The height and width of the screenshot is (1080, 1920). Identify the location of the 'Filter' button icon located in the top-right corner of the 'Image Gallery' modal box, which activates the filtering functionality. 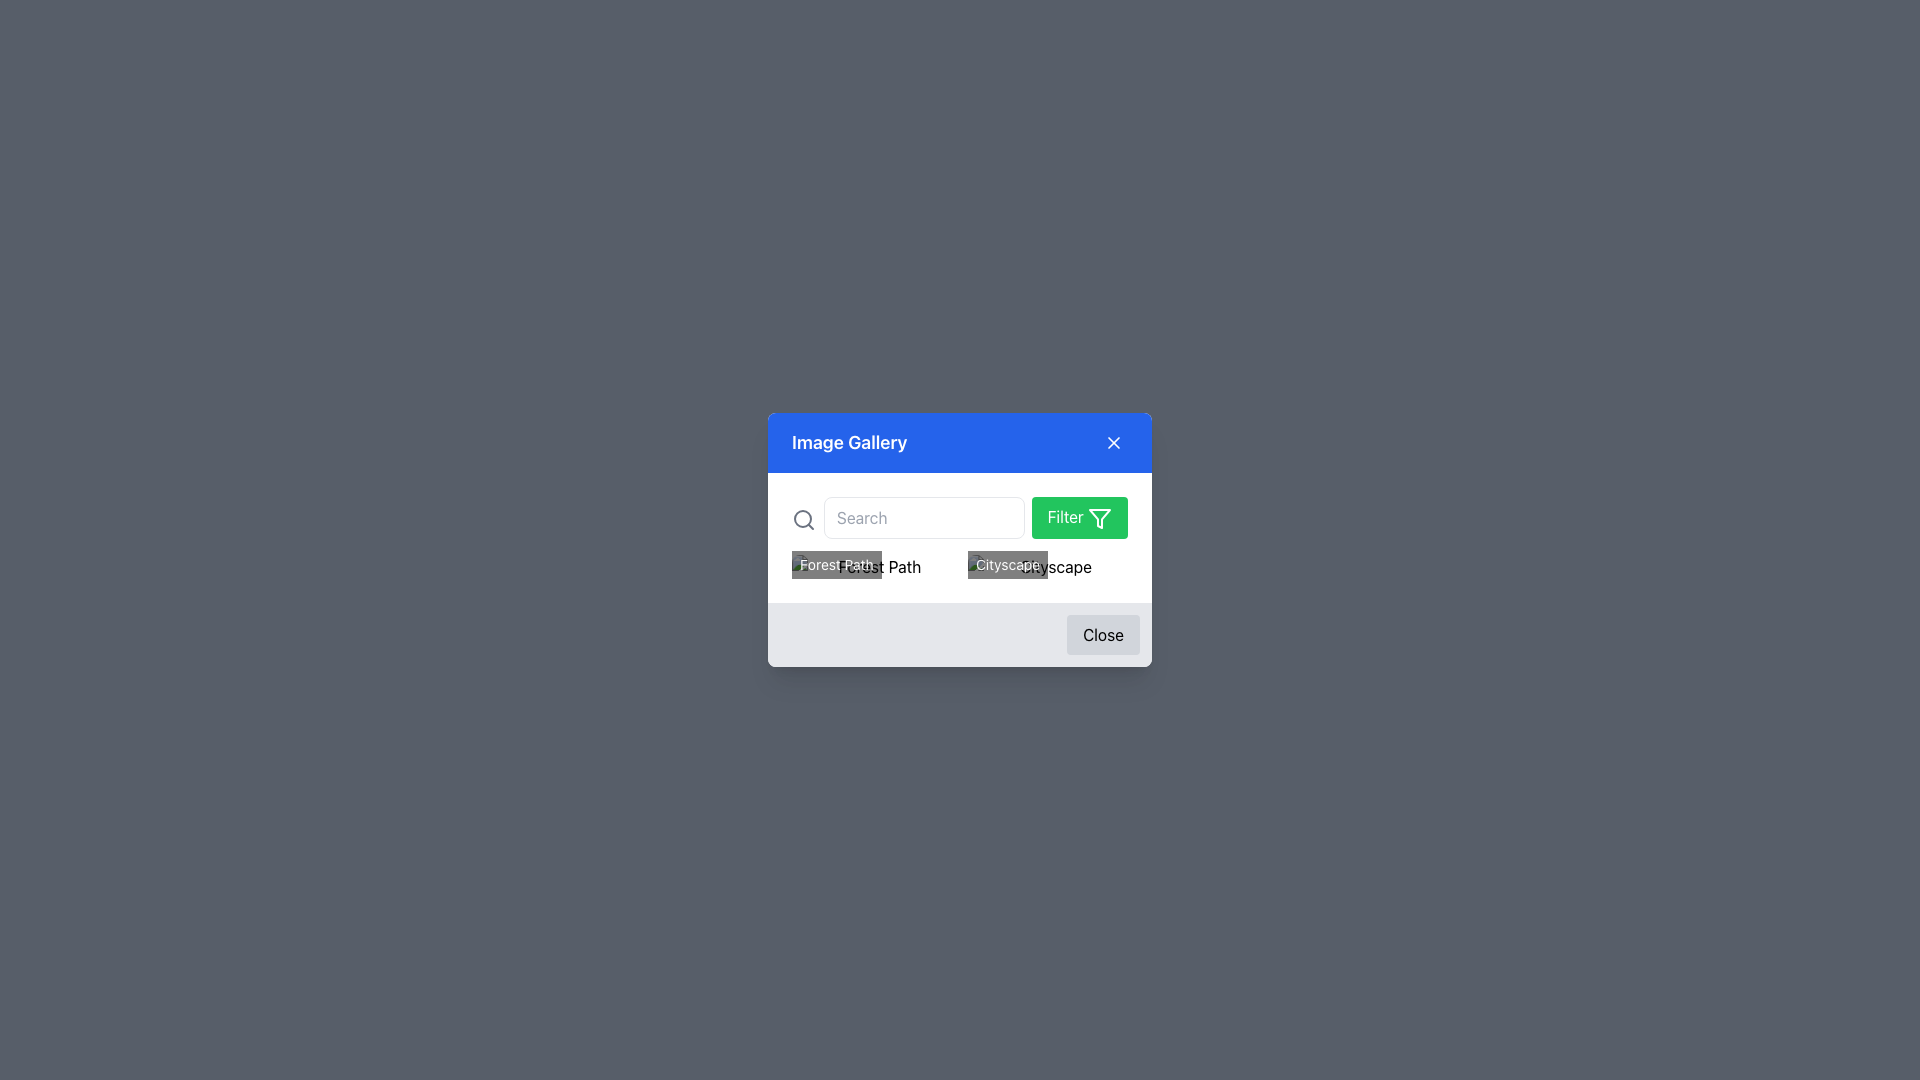
(1098, 516).